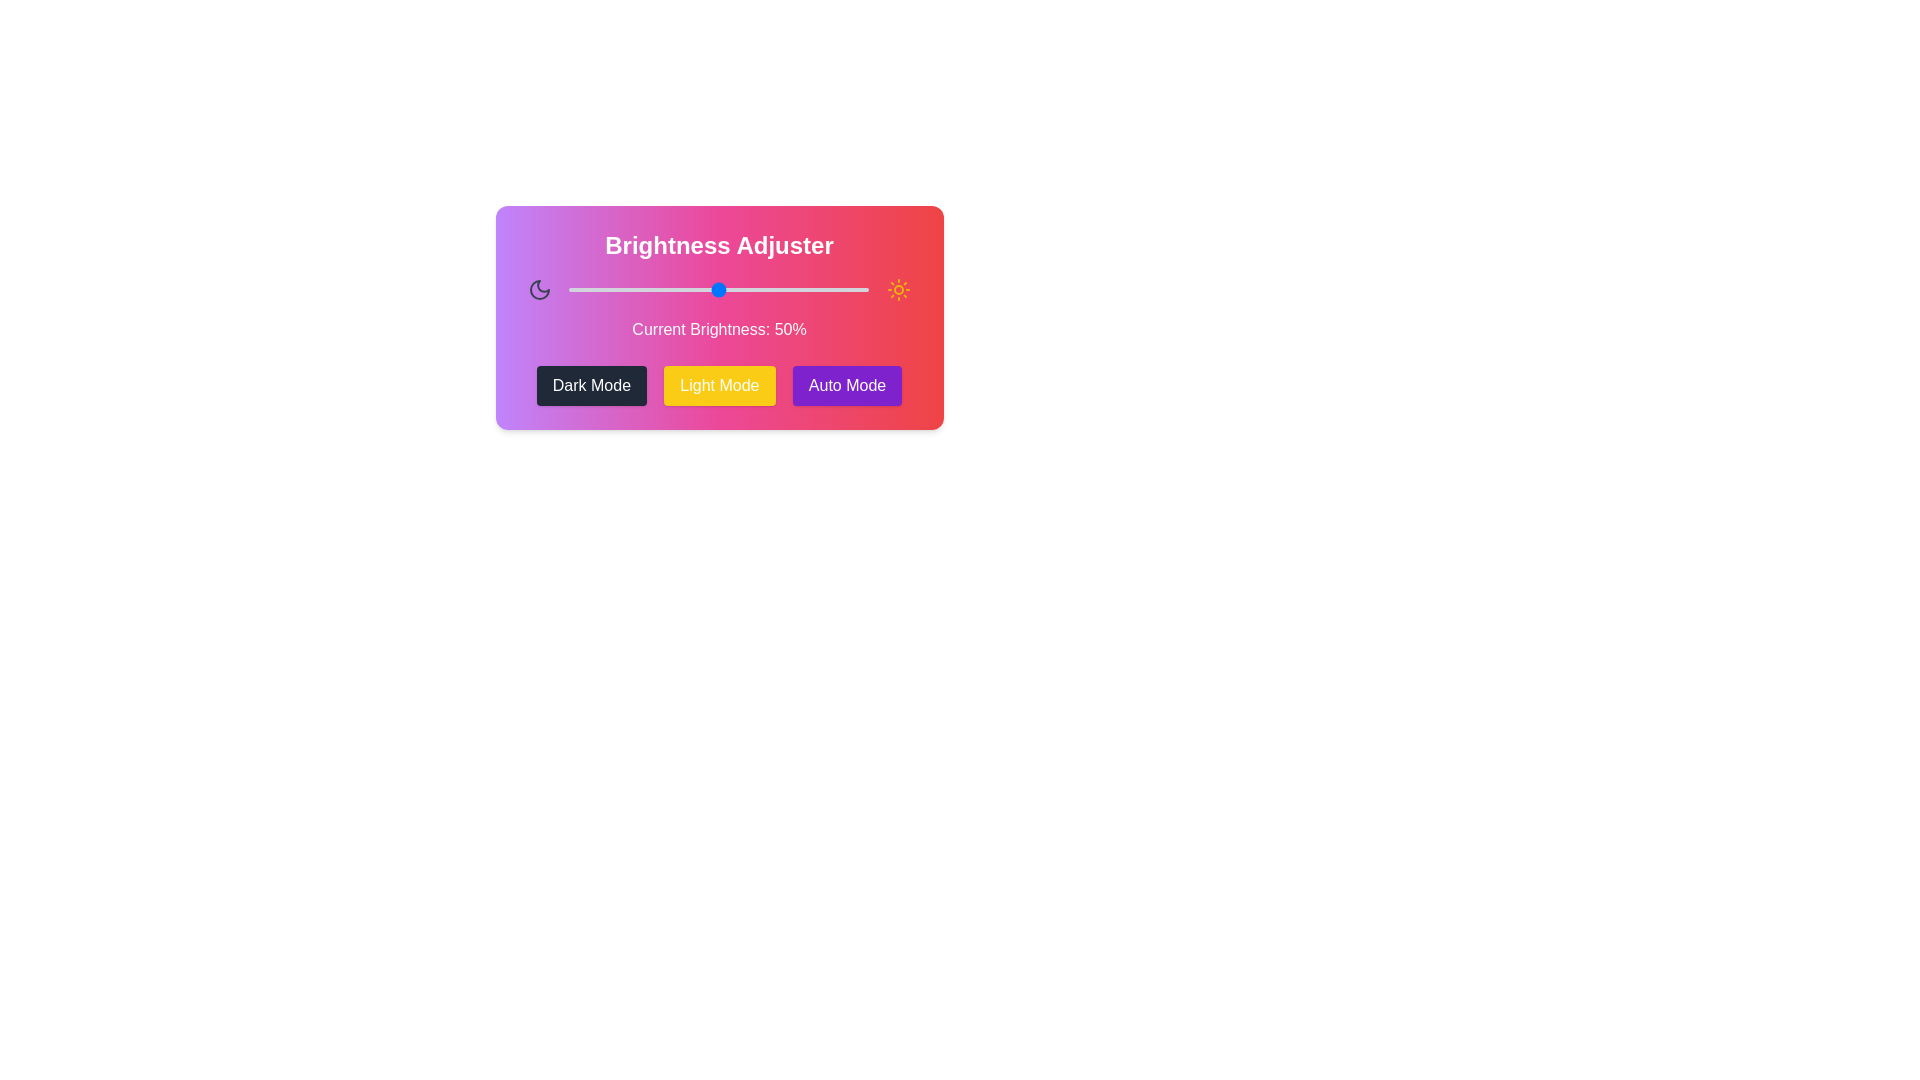  What do you see at coordinates (738, 289) in the screenshot?
I see `the brightness slider to 57%` at bounding box center [738, 289].